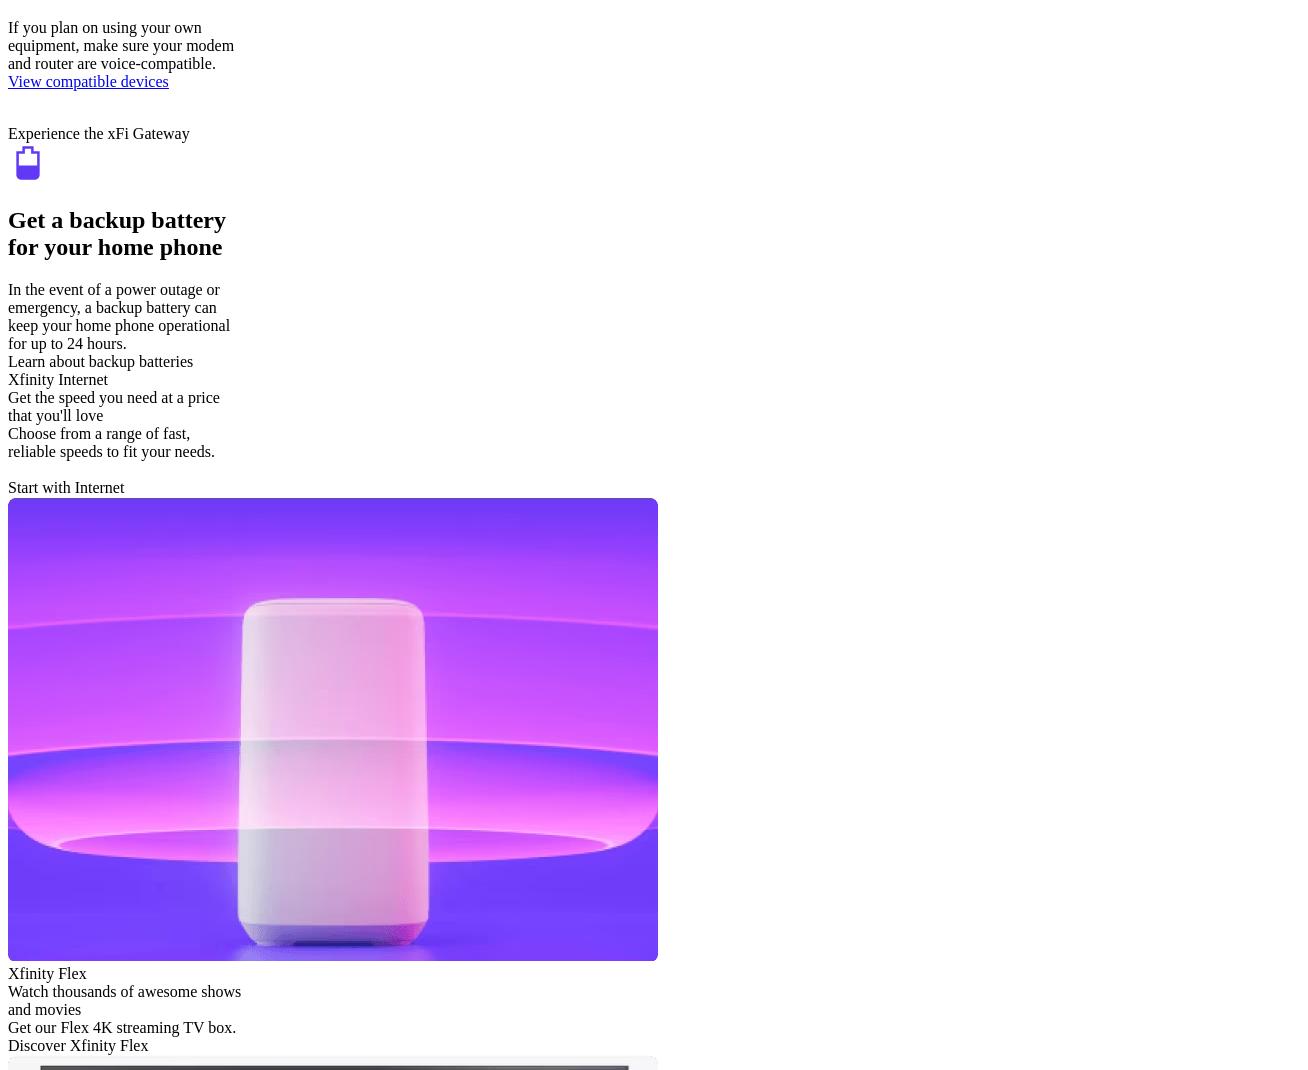 The height and width of the screenshot is (1070, 1308). I want to click on 'Xfinity Flex', so click(46, 971).